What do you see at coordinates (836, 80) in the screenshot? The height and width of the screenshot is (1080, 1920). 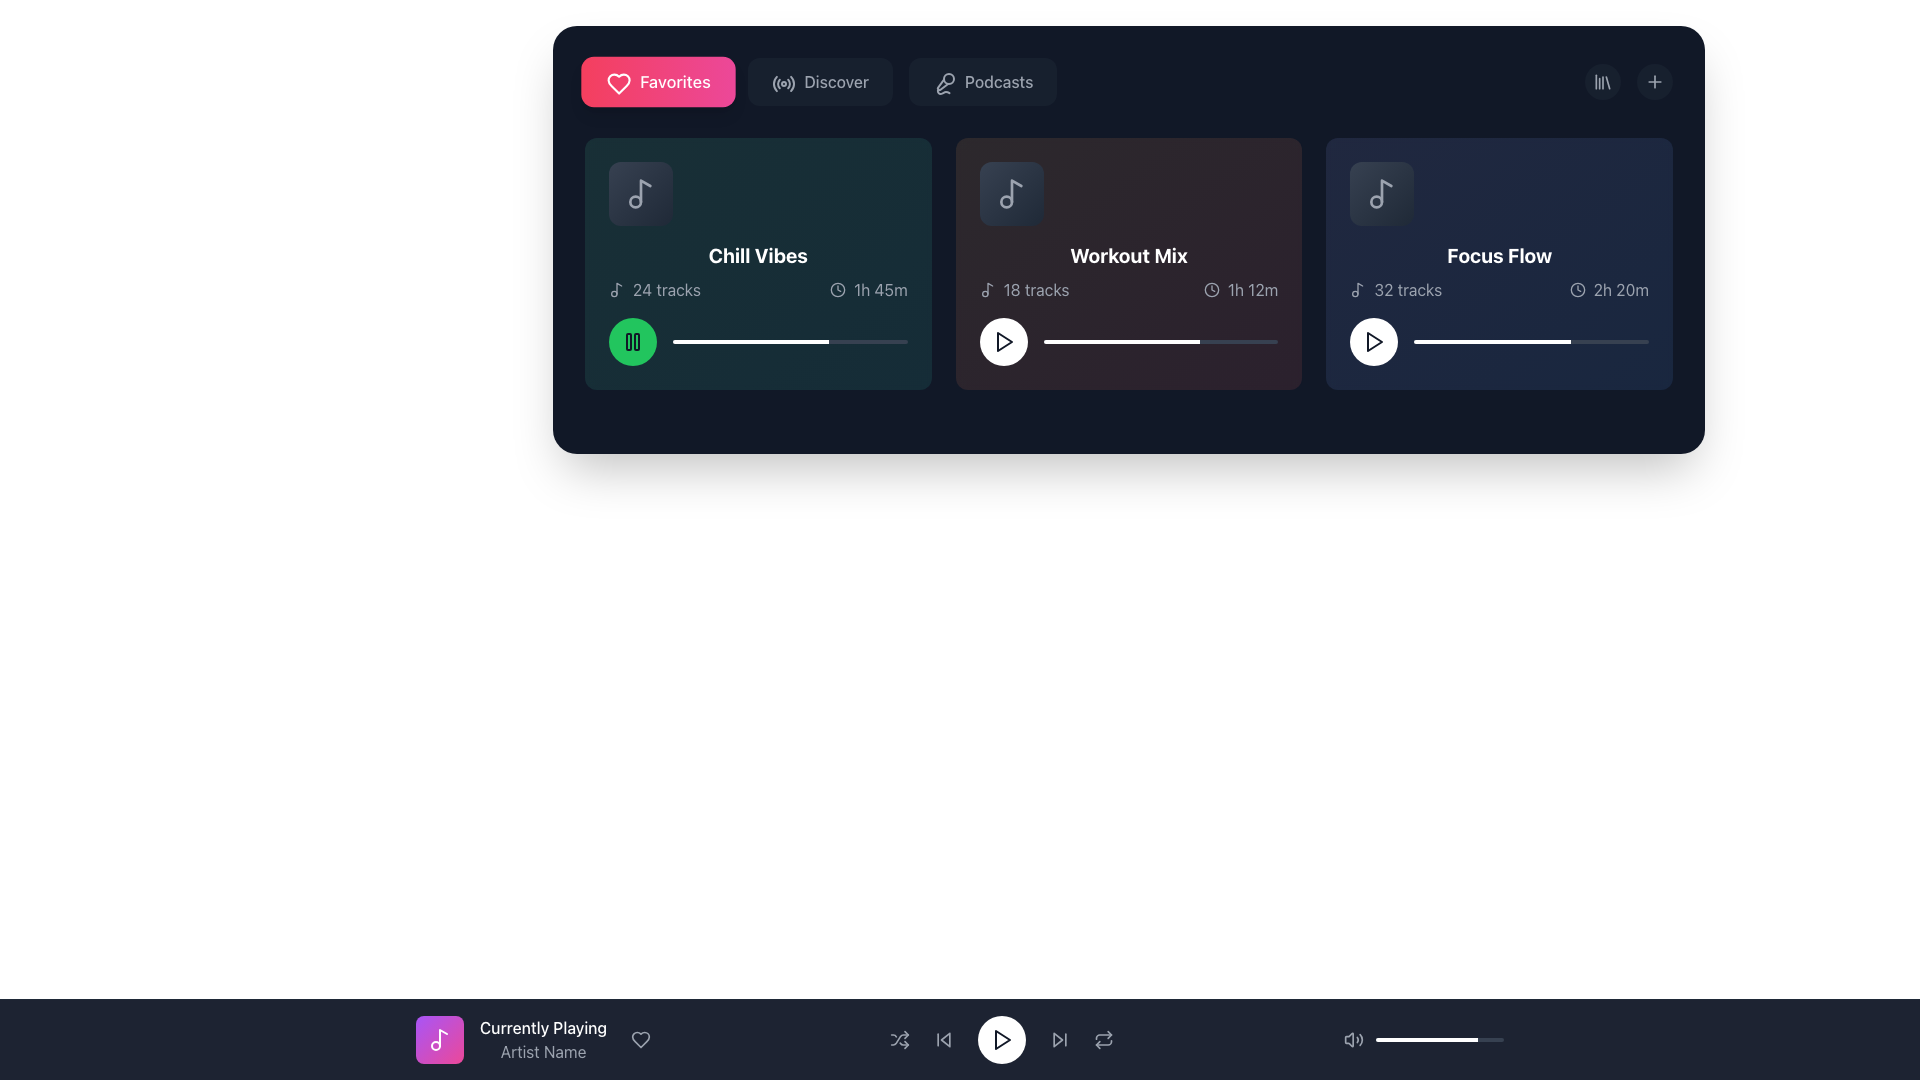 I see `the text label in the navigation bar that indicates a section related to music or playlists, positioned between 'Favorites' and 'Podcasts'` at bounding box center [836, 80].